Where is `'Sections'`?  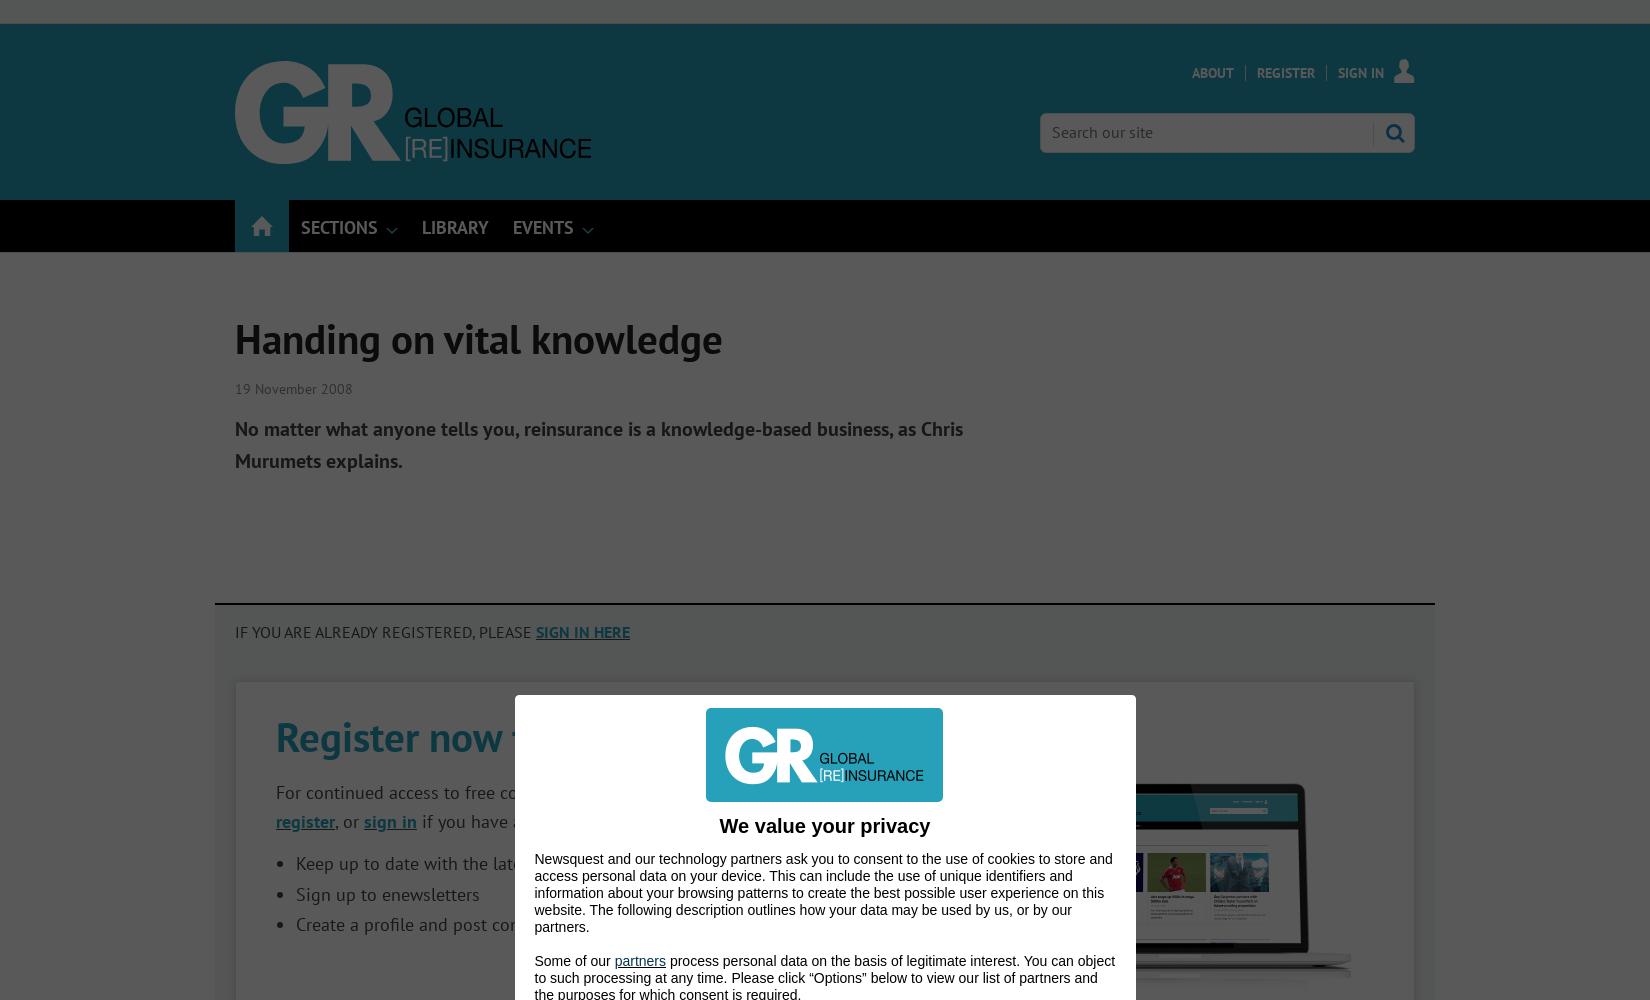 'Sections' is located at coordinates (339, 226).